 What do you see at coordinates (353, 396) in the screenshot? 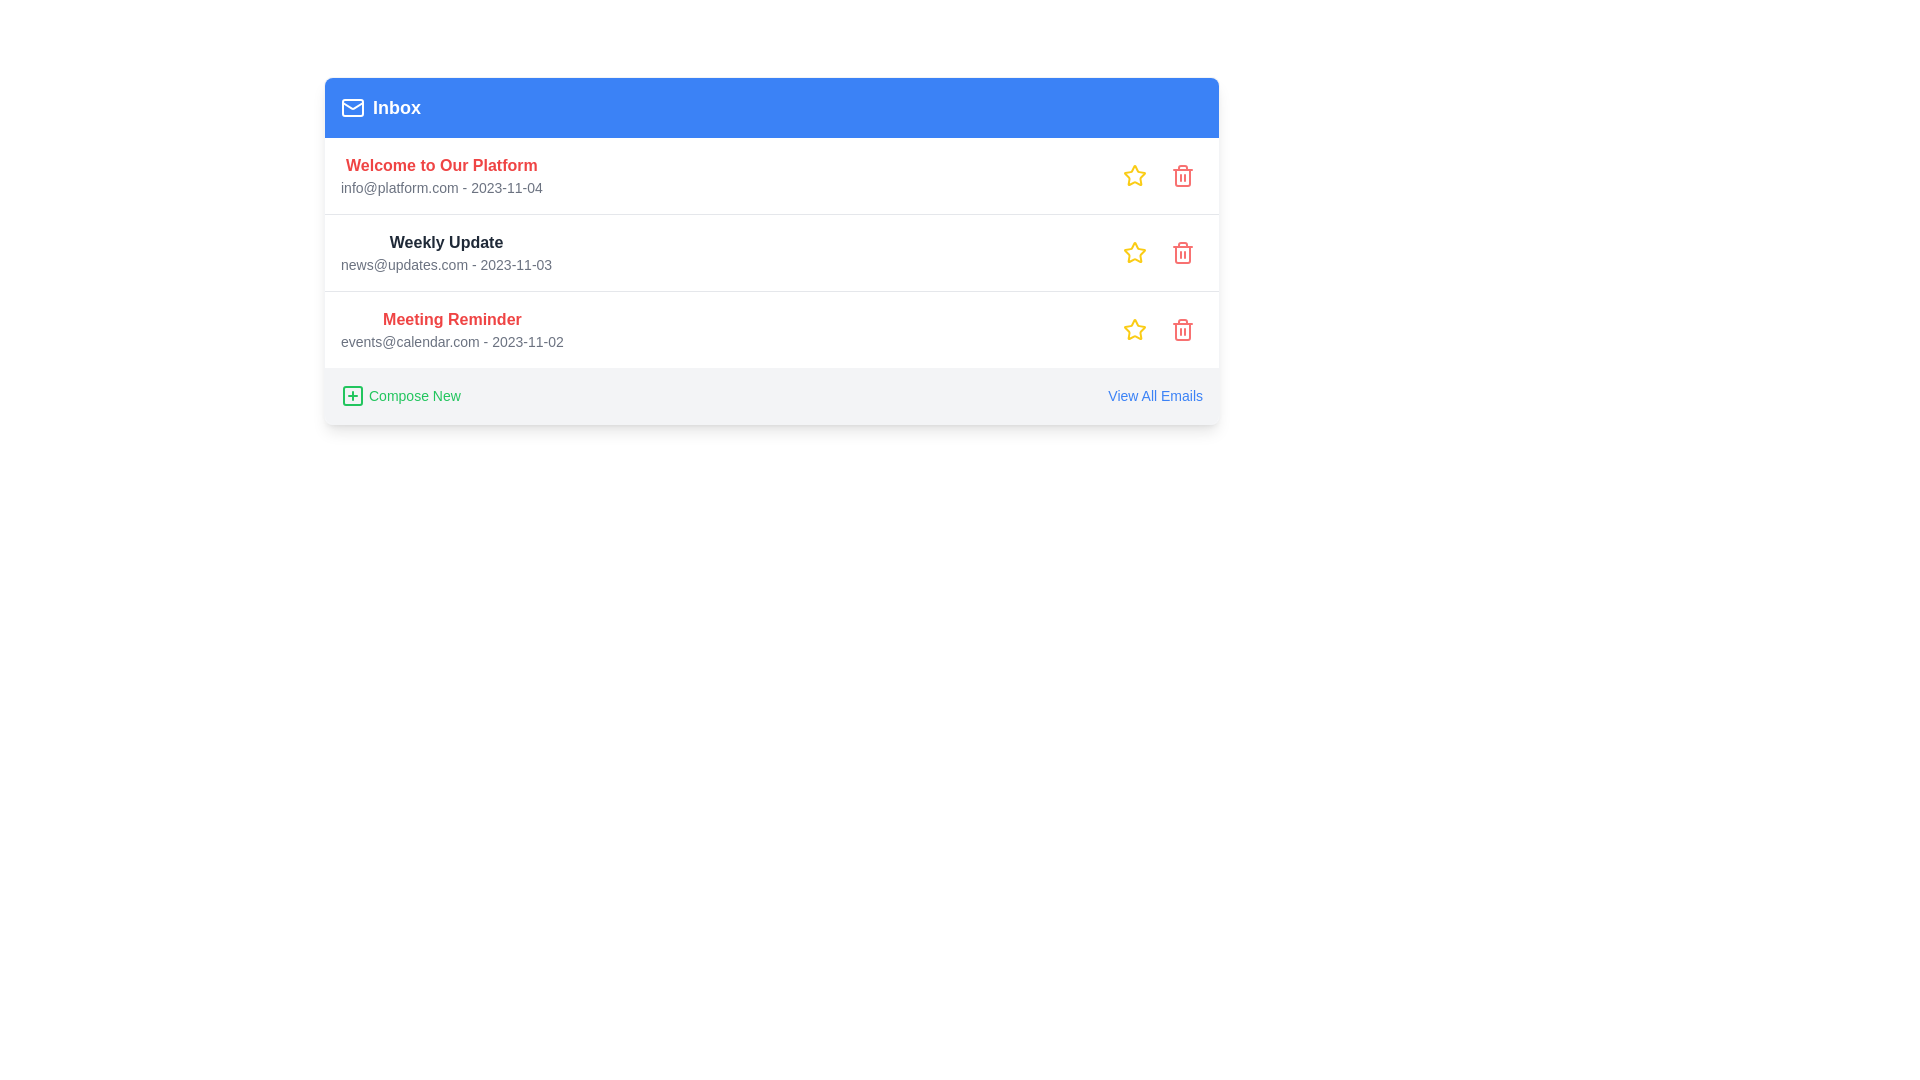
I see `the '+' icon within the 'Compose New' button located at the bottom left of the email interface to initiate creating a new email` at bounding box center [353, 396].